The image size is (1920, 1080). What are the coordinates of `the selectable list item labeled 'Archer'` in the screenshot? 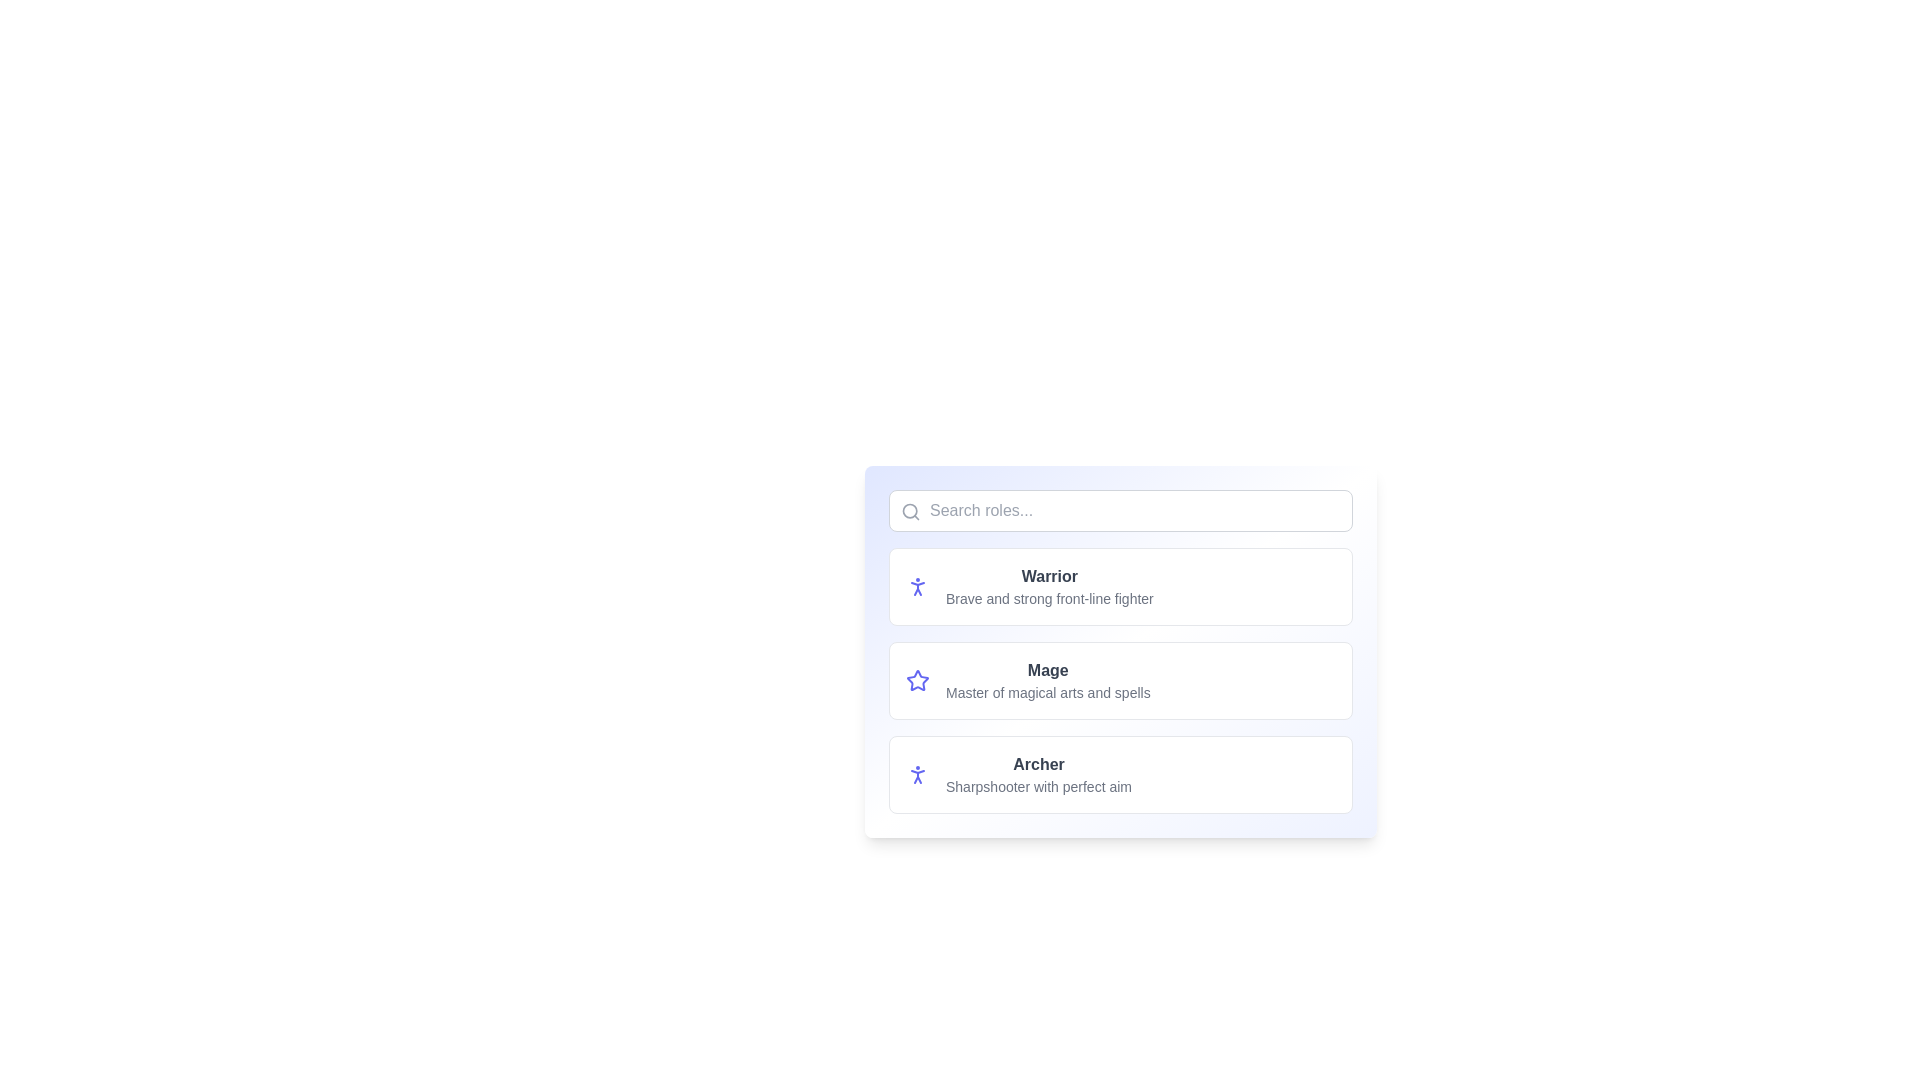 It's located at (1121, 774).